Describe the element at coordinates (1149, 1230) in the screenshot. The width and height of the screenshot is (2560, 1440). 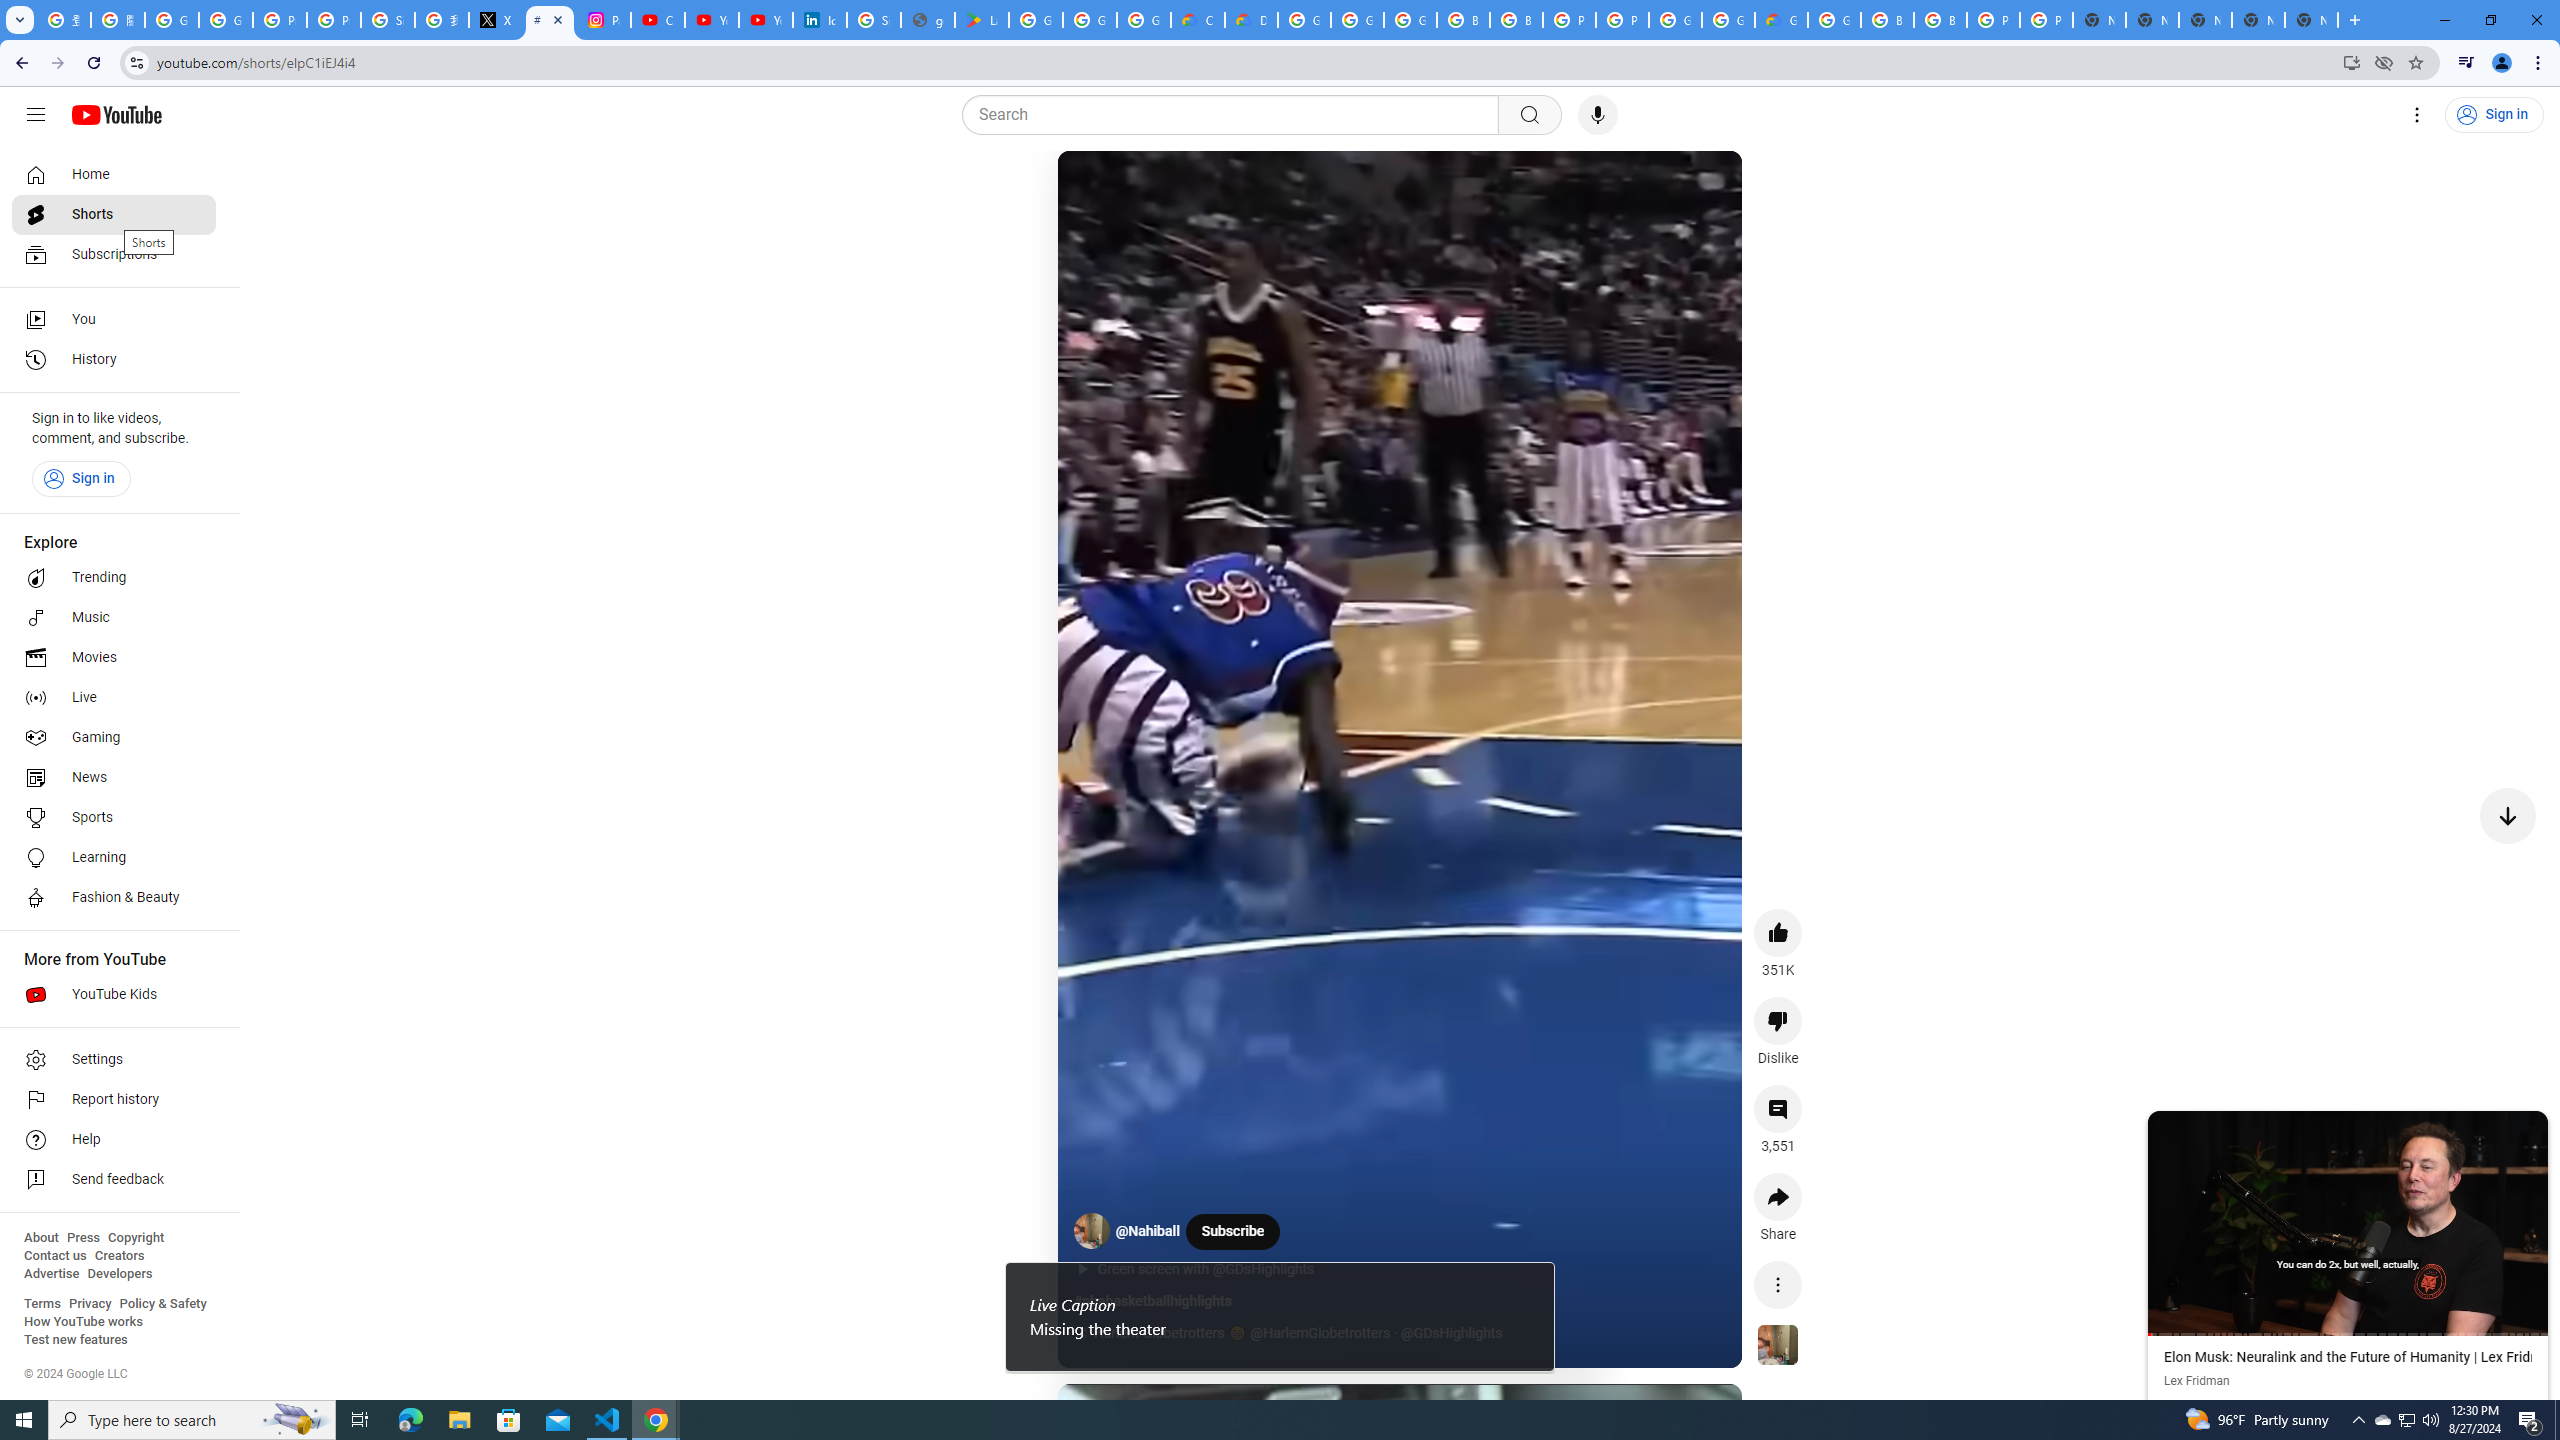
I see `'@Nahiball'` at that location.